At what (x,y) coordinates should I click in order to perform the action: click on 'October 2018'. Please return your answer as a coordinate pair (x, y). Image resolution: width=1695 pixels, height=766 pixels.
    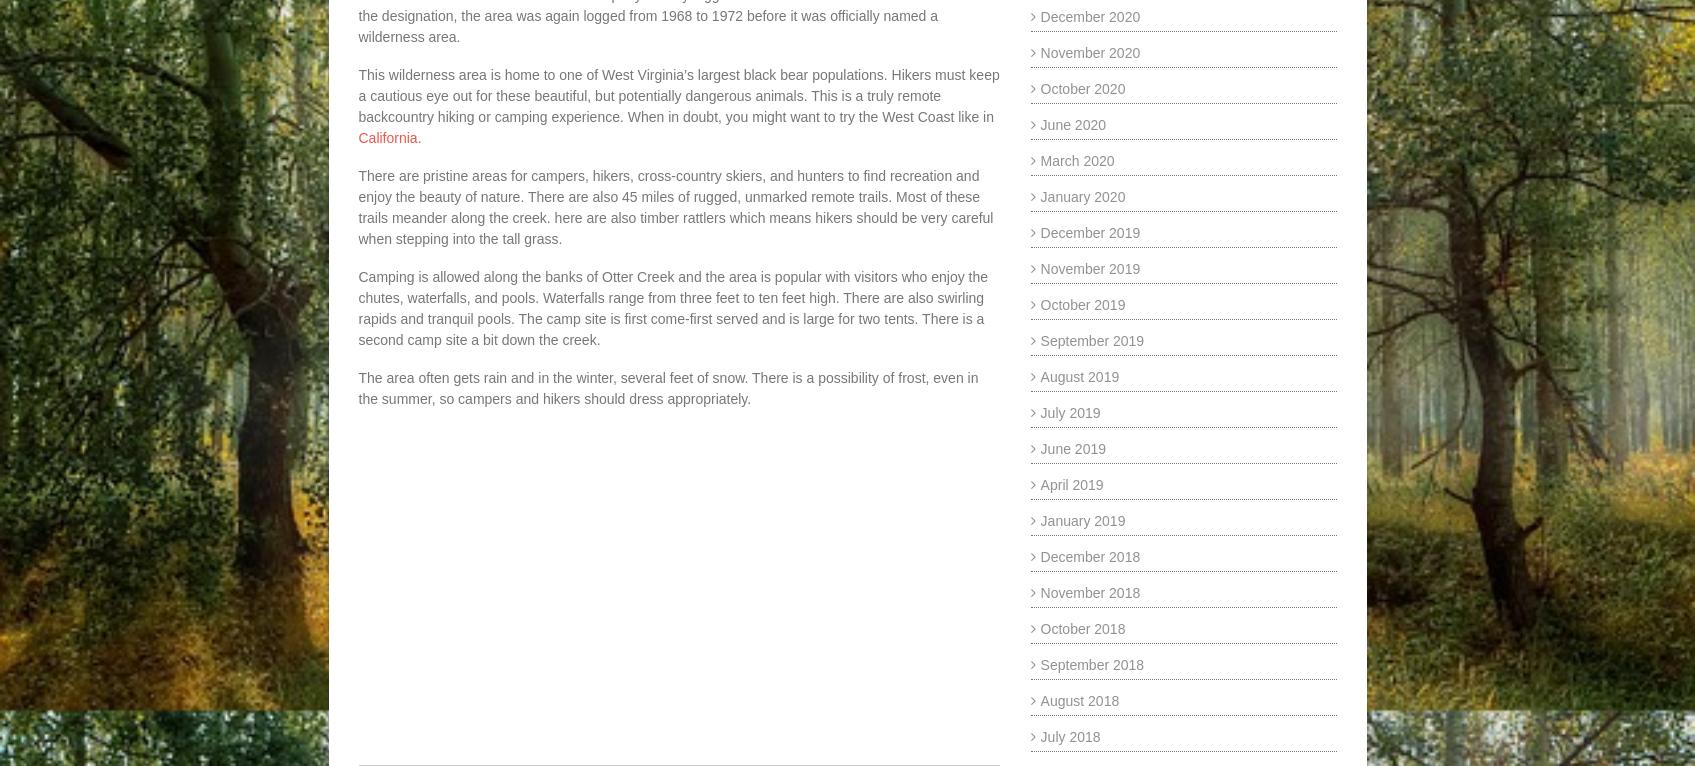
    Looking at the image, I should click on (1082, 627).